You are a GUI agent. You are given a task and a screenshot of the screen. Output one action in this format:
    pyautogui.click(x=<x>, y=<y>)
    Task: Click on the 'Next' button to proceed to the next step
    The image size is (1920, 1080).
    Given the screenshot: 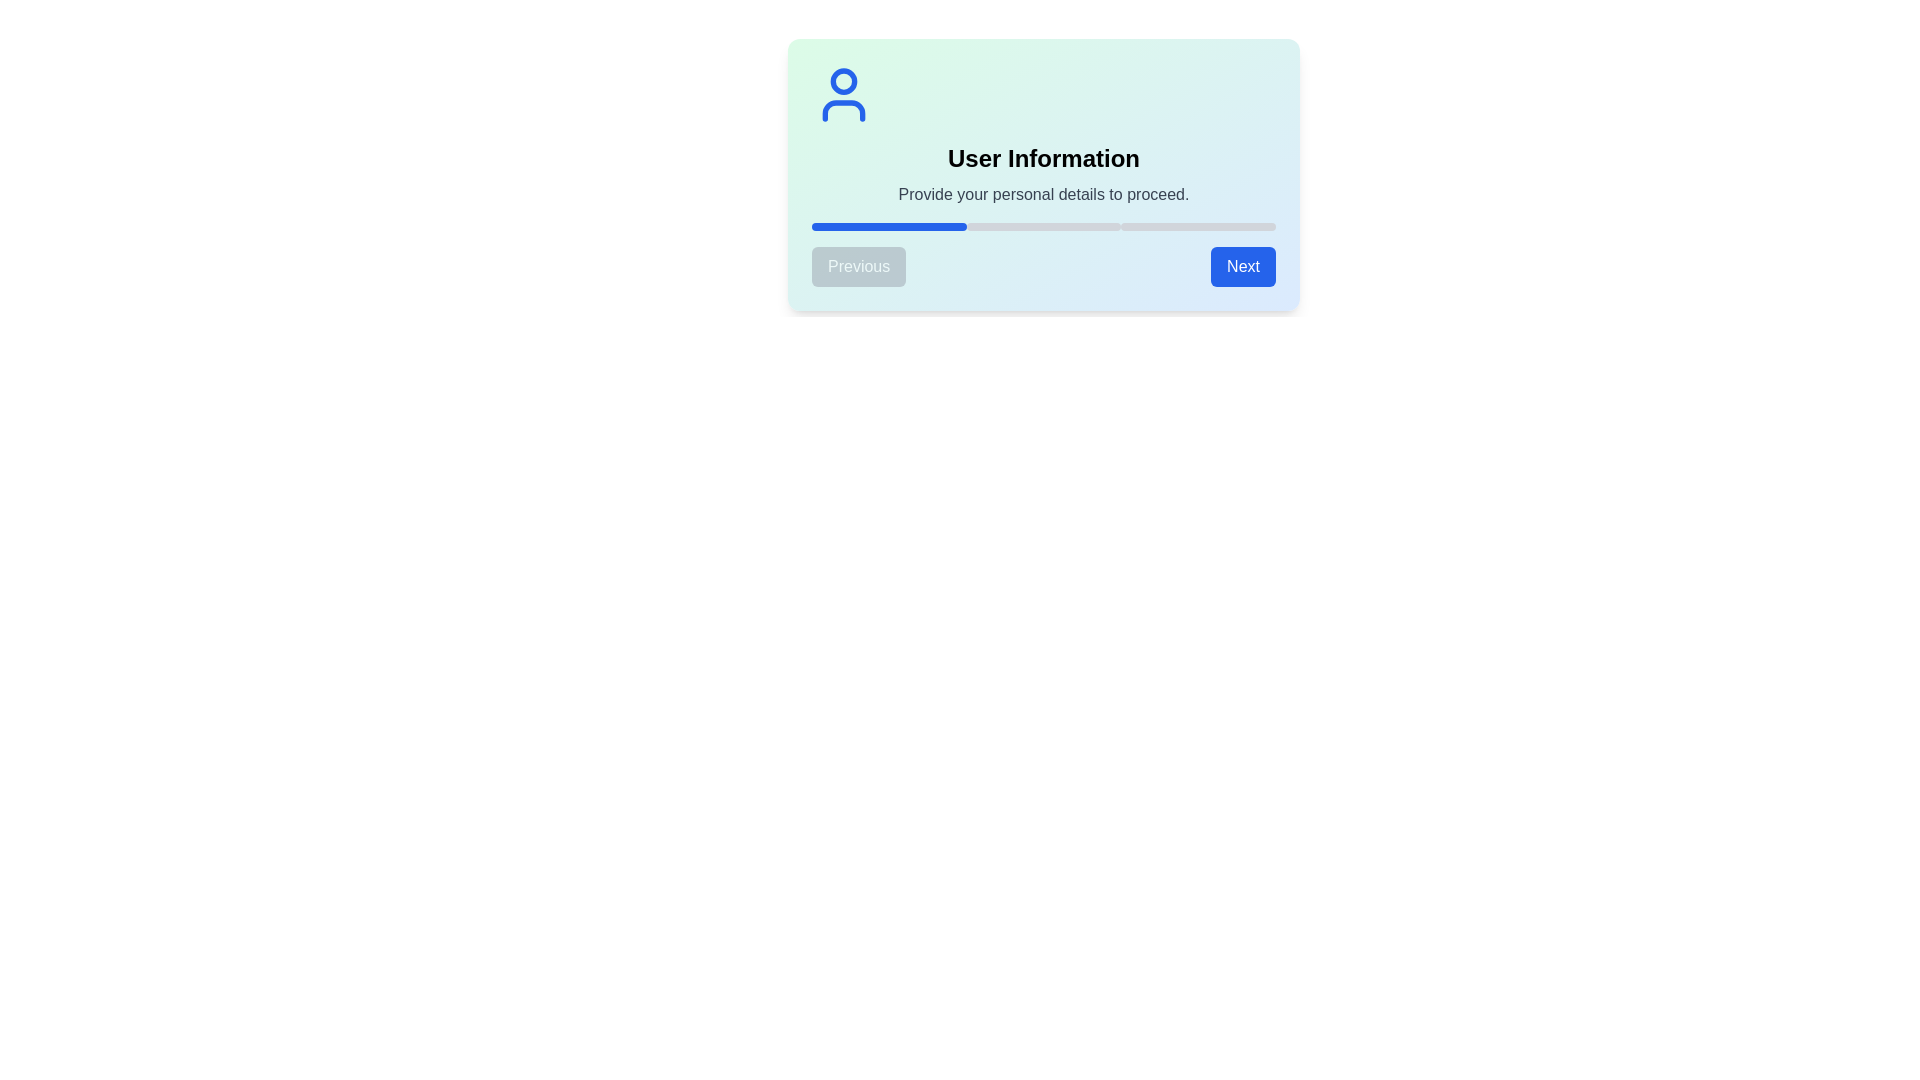 What is the action you would take?
    pyautogui.click(x=1242, y=265)
    